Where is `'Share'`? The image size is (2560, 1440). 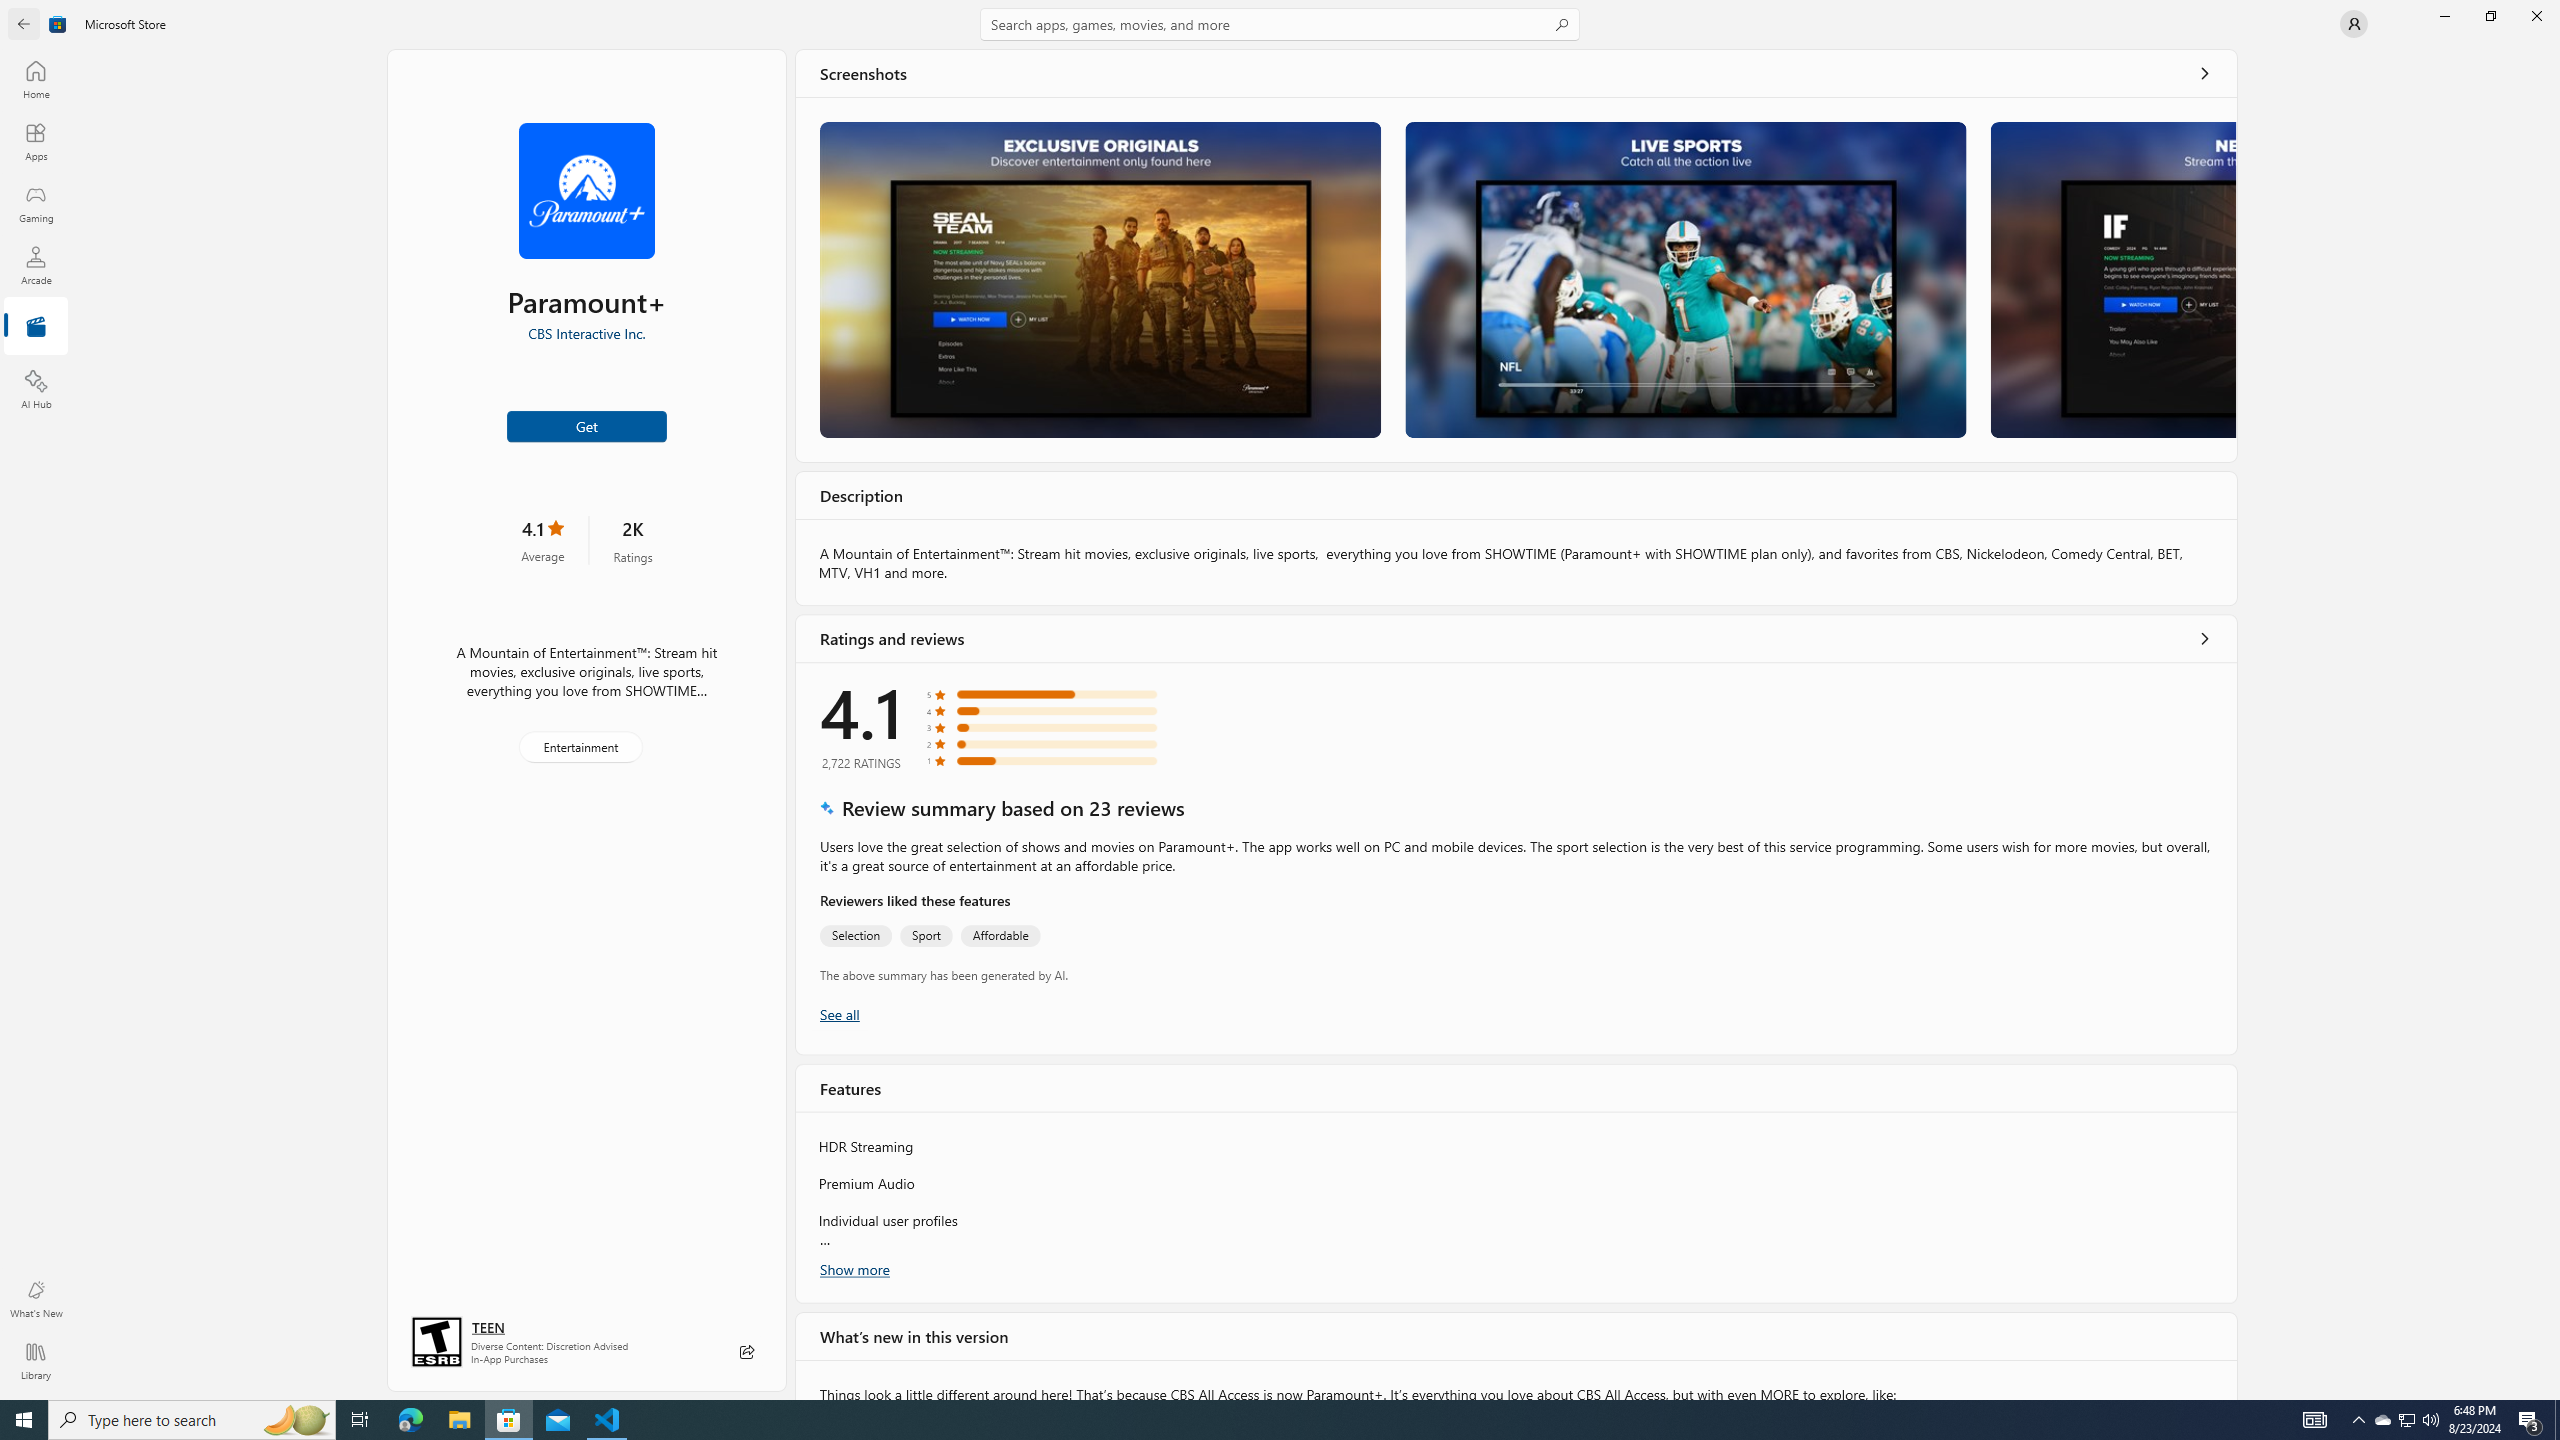 'Share' is located at coordinates (746, 1351).